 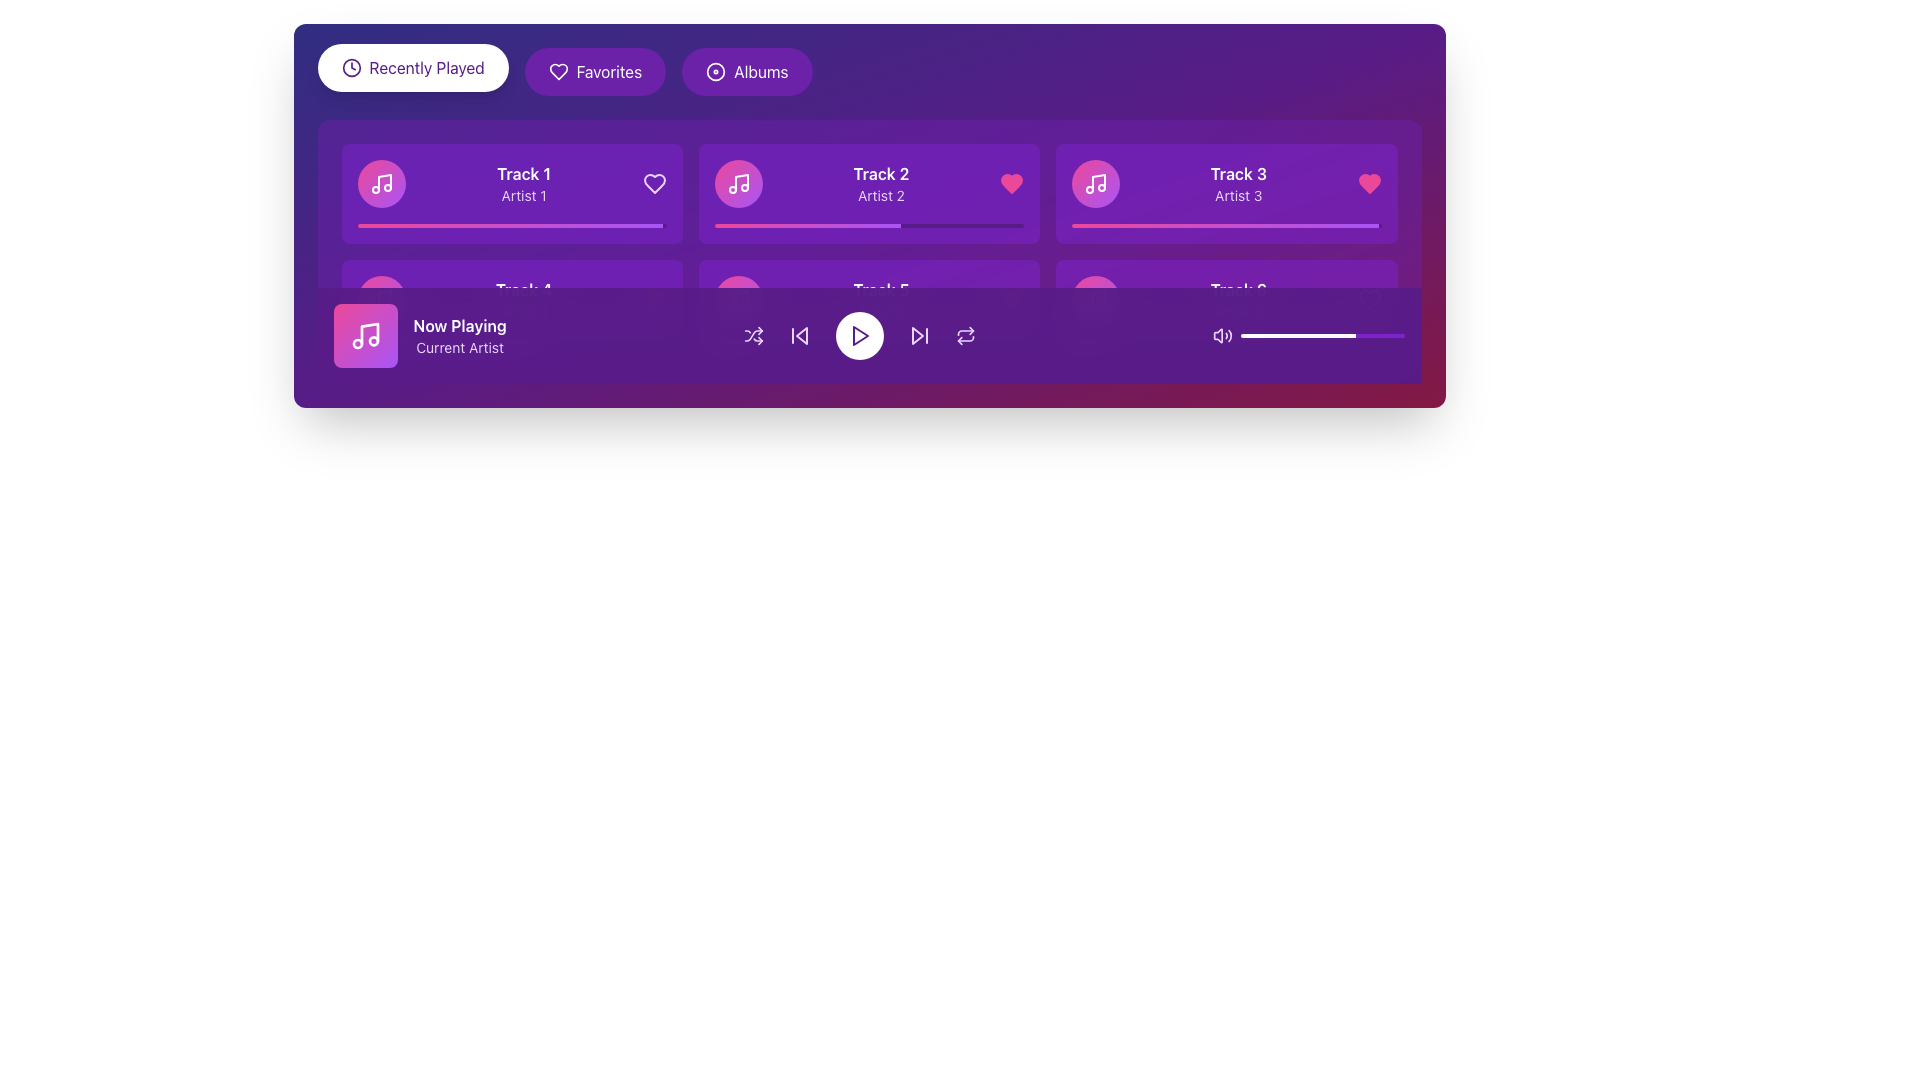 What do you see at coordinates (861, 334) in the screenshot?
I see `the triangular play icon in the media control section of the bottom controller bar to play media` at bounding box center [861, 334].